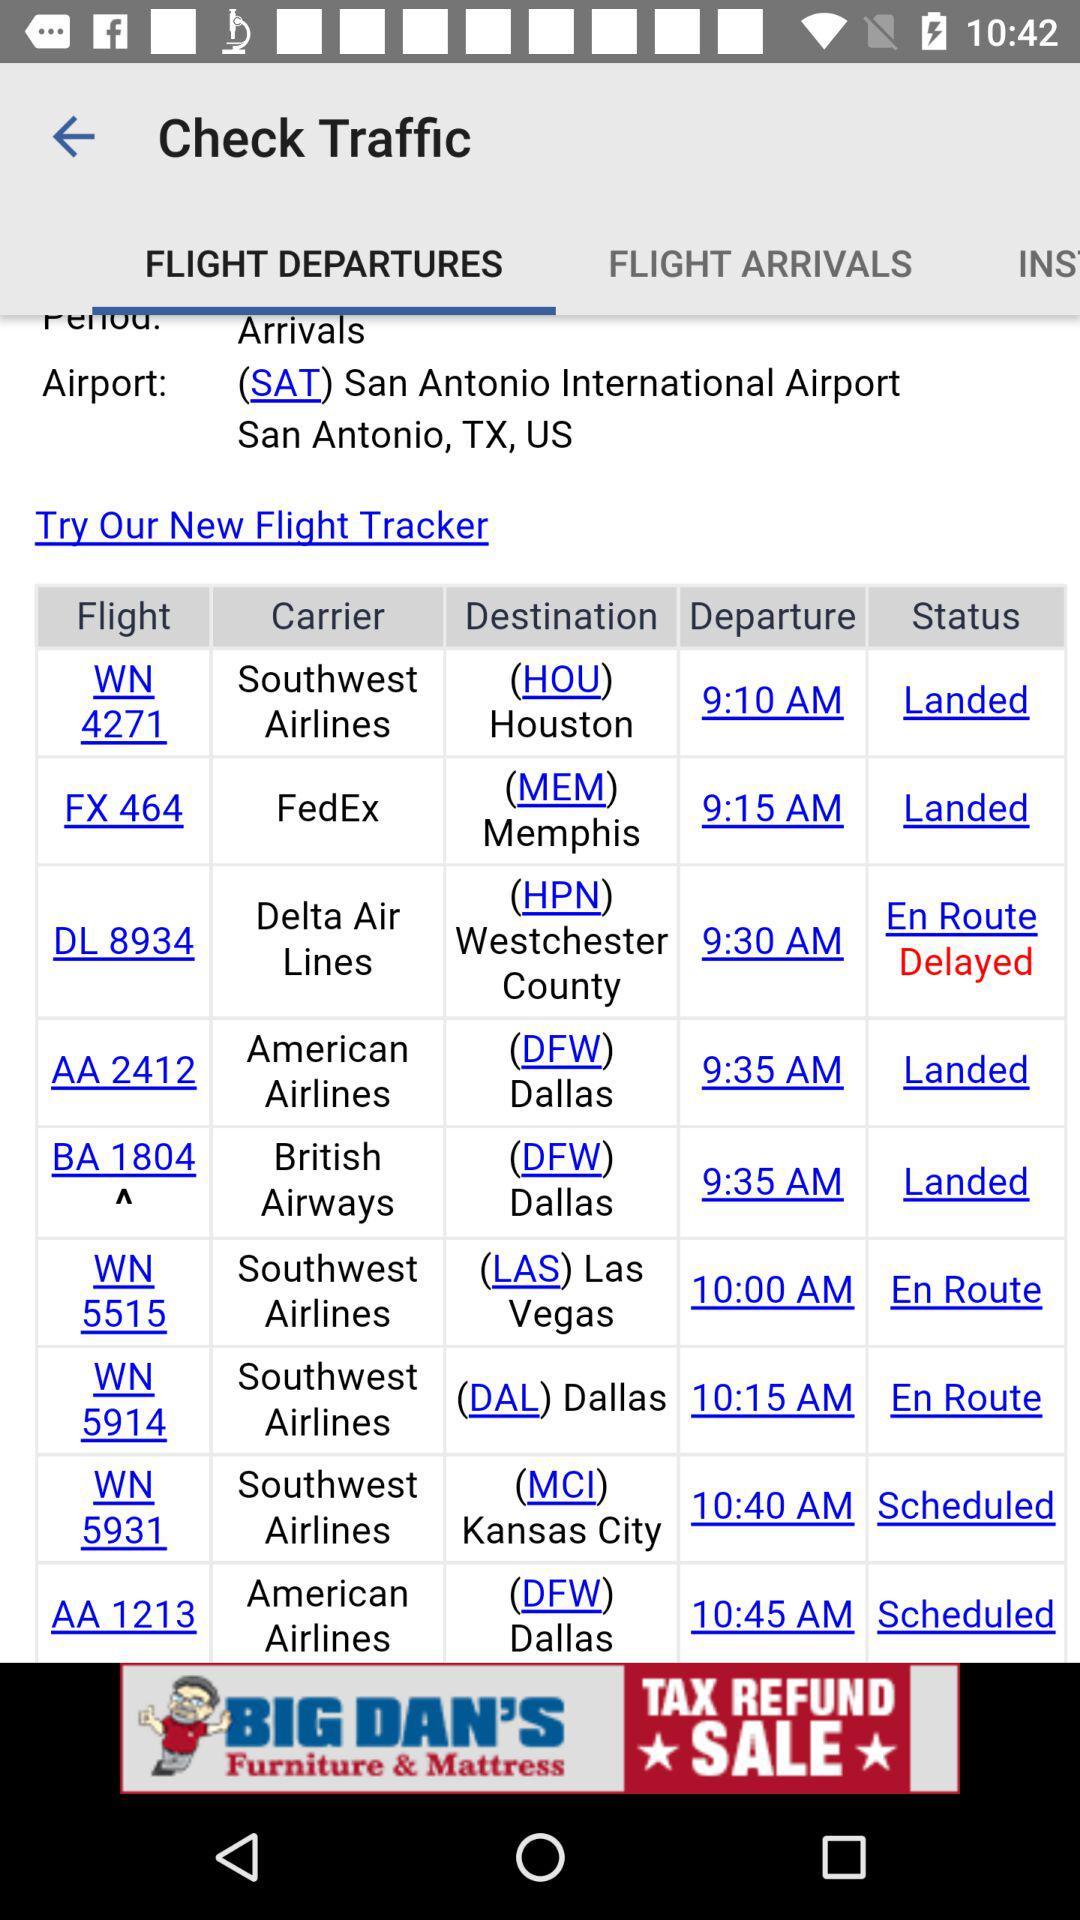  I want to click on open advertisement, so click(540, 1727).